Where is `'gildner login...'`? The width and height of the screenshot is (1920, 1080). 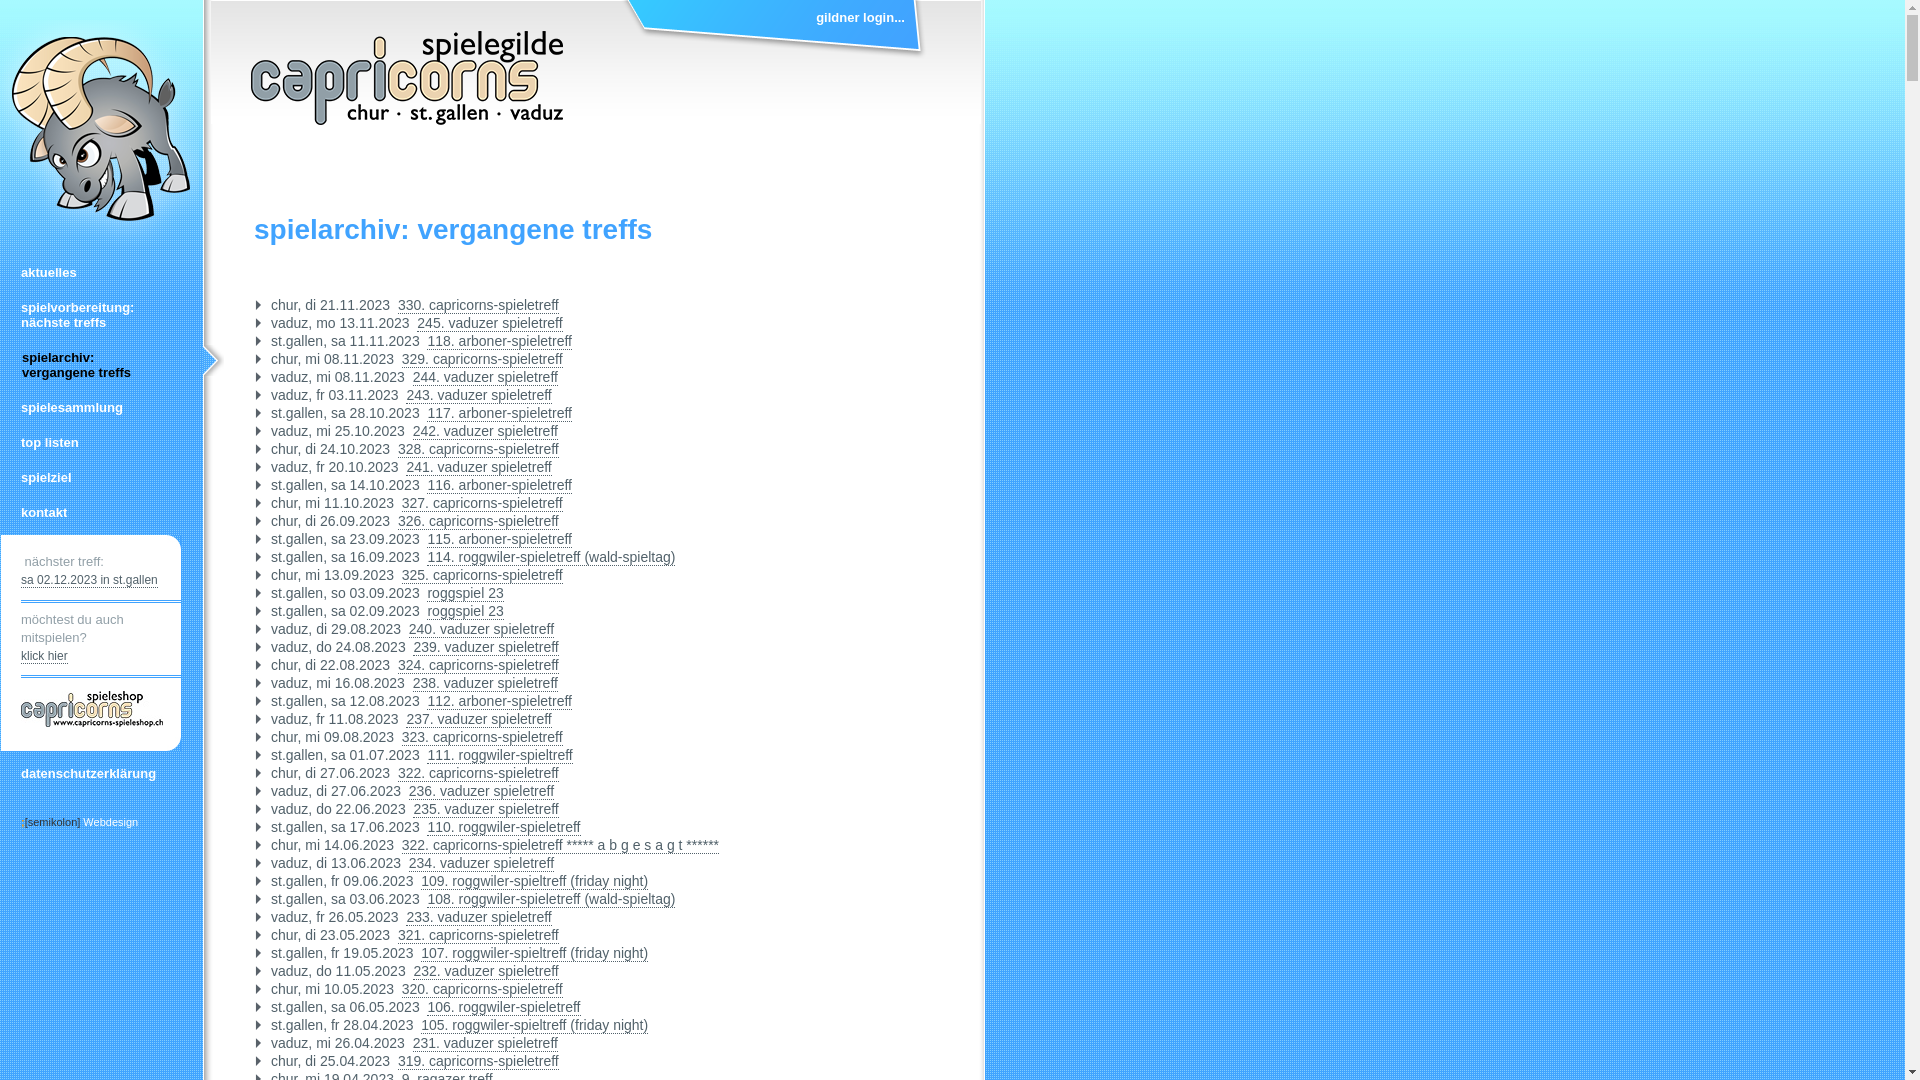 'gildner login...' is located at coordinates (618, 30).